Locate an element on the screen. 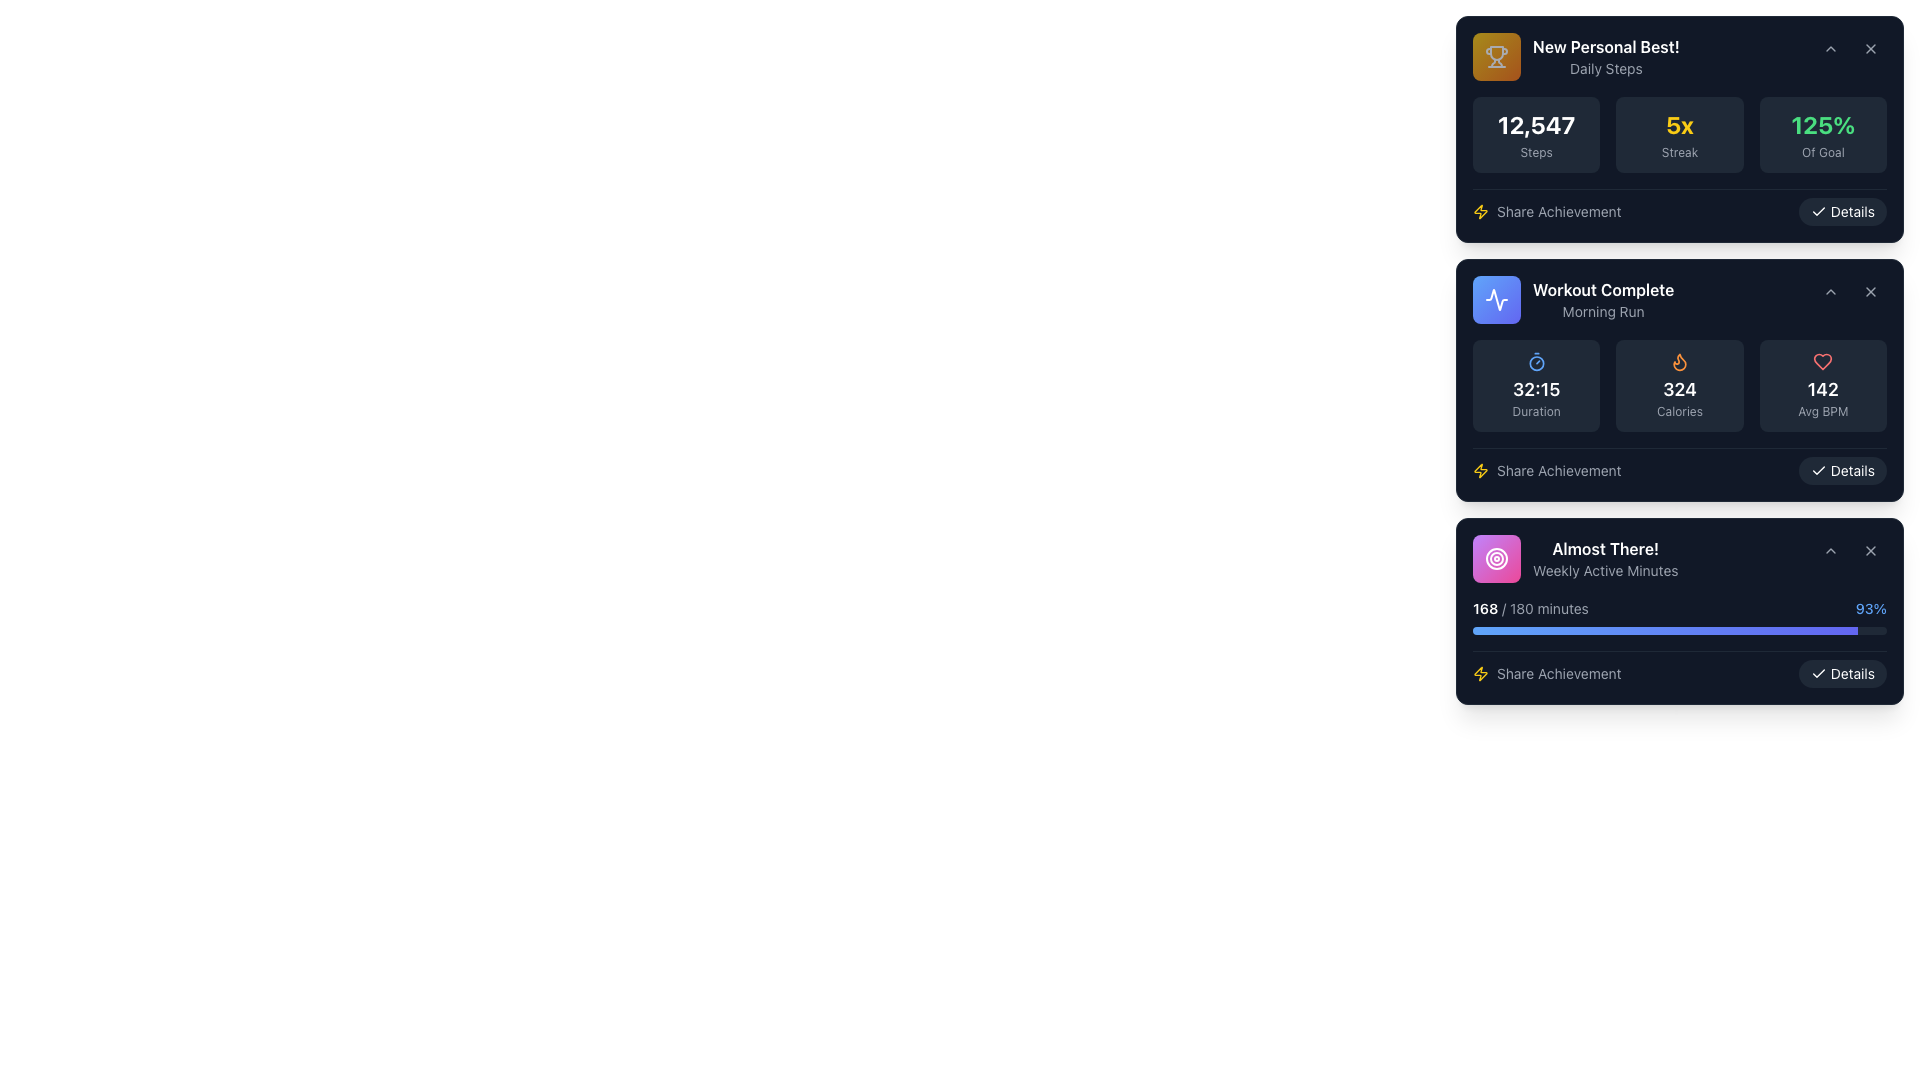 The height and width of the screenshot is (1080, 1920). the Text Label that serves as a decorative text suggesting an action or feature available for the user, located in the first card on the right section of the vertically stacked list of achievement cards is located at coordinates (1558, 212).